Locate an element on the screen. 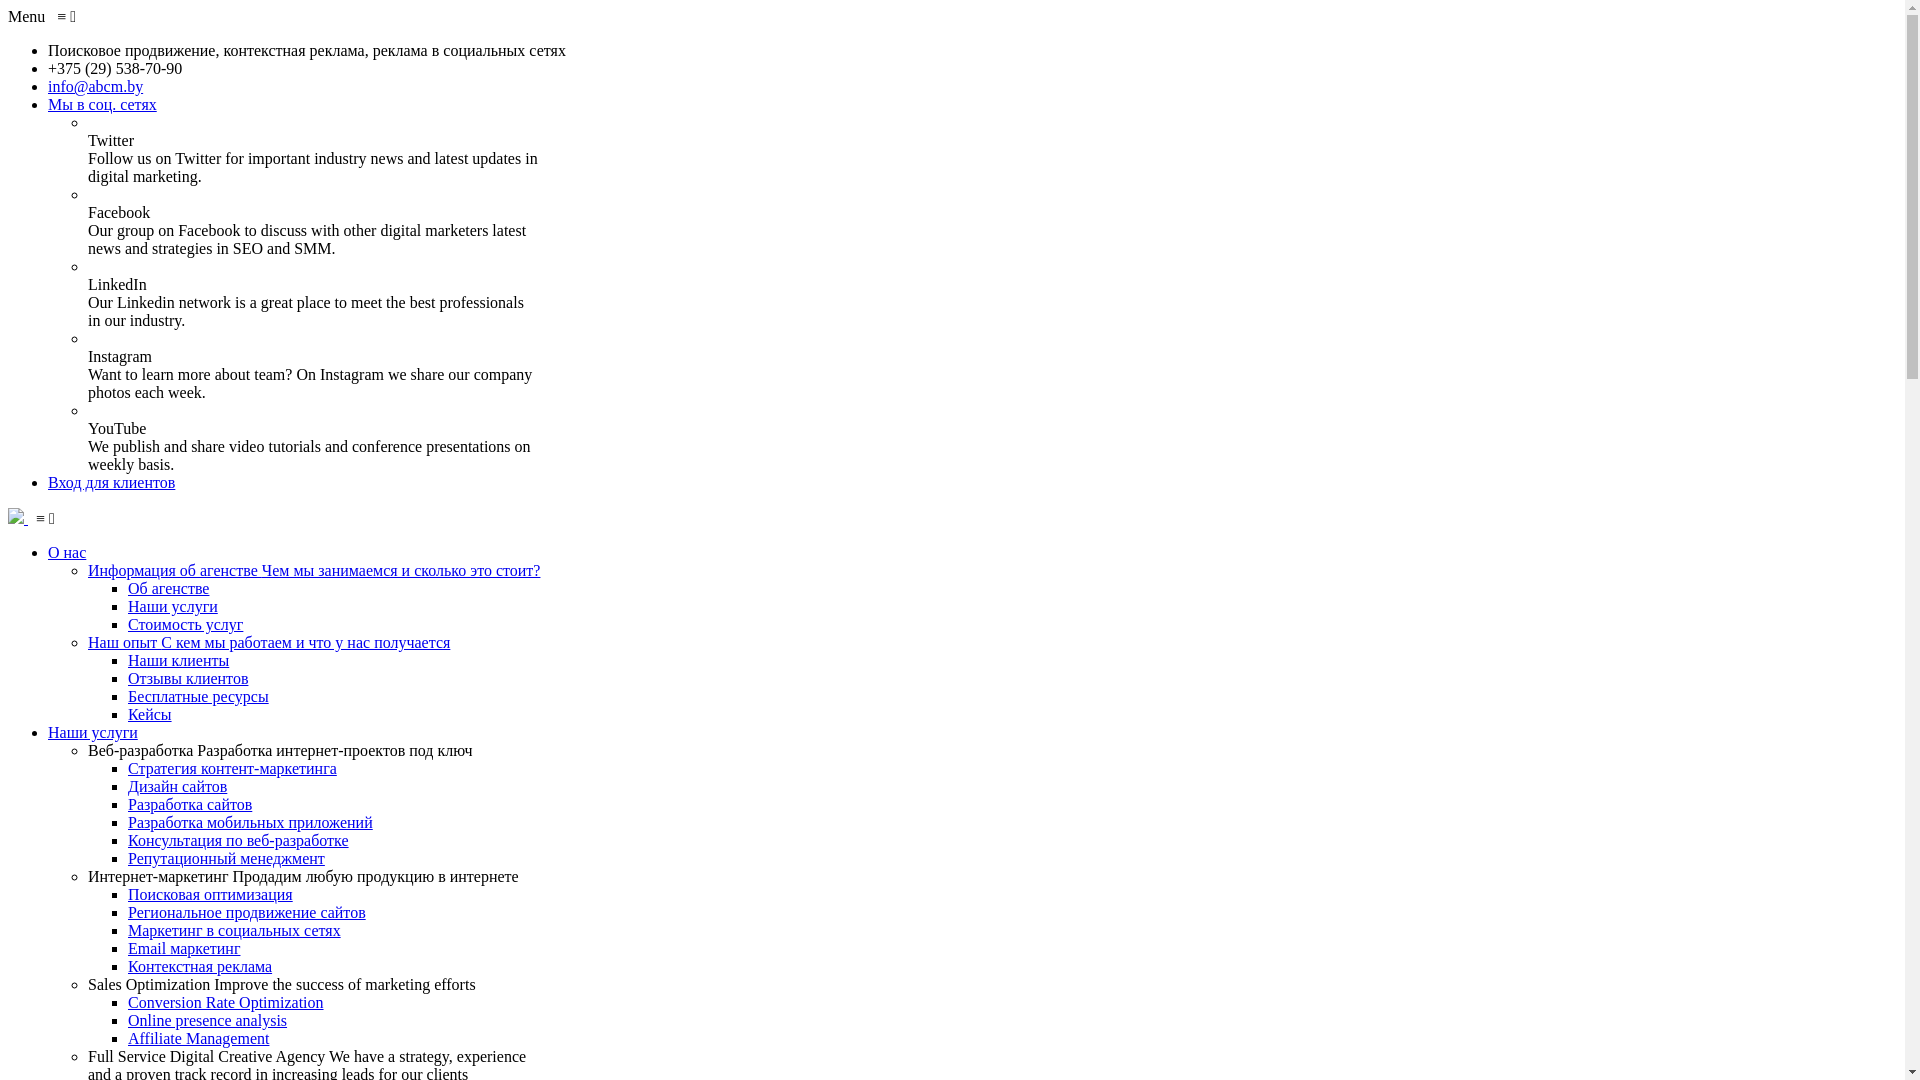  'ABC Marketing' is located at coordinates (18, 517).